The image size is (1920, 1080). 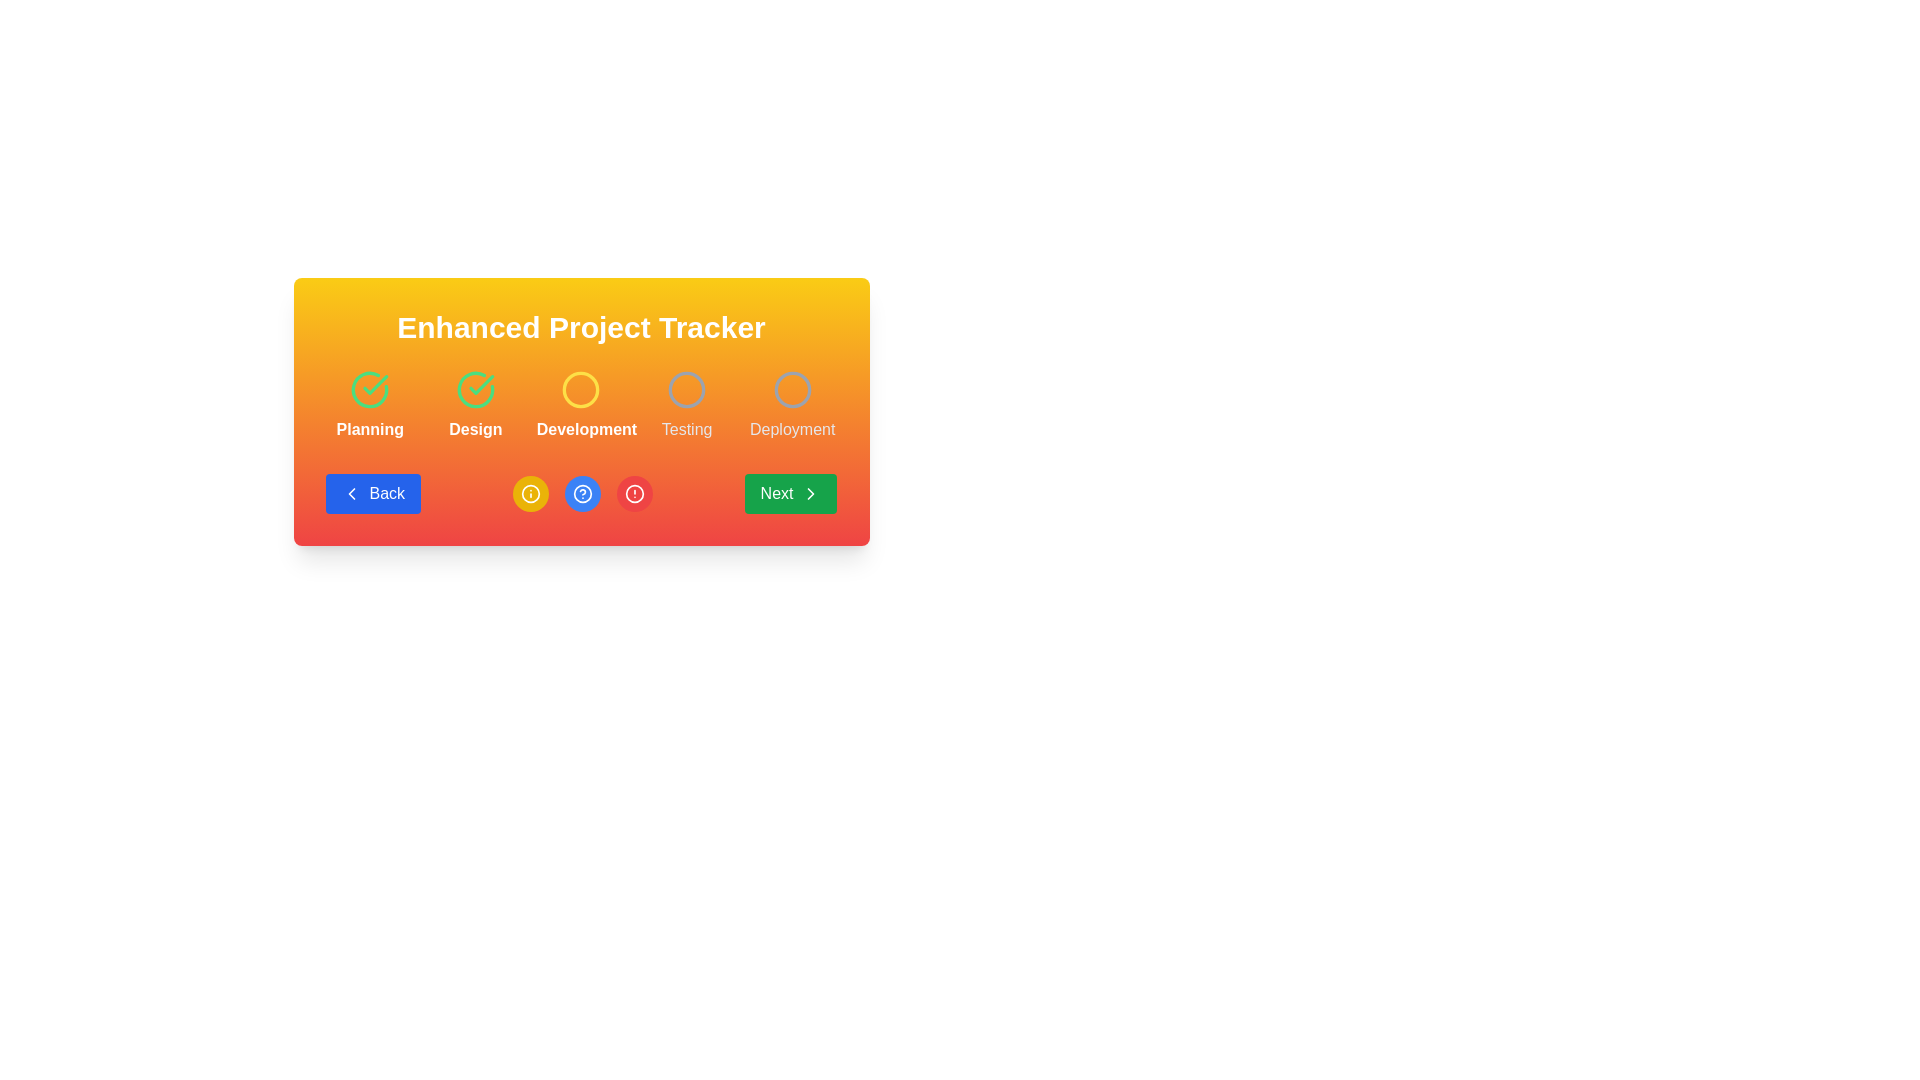 I want to click on the 'Planning' step item, which is the first step in a progression component, indicated by a green checkmark icon, so click(x=370, y=405).